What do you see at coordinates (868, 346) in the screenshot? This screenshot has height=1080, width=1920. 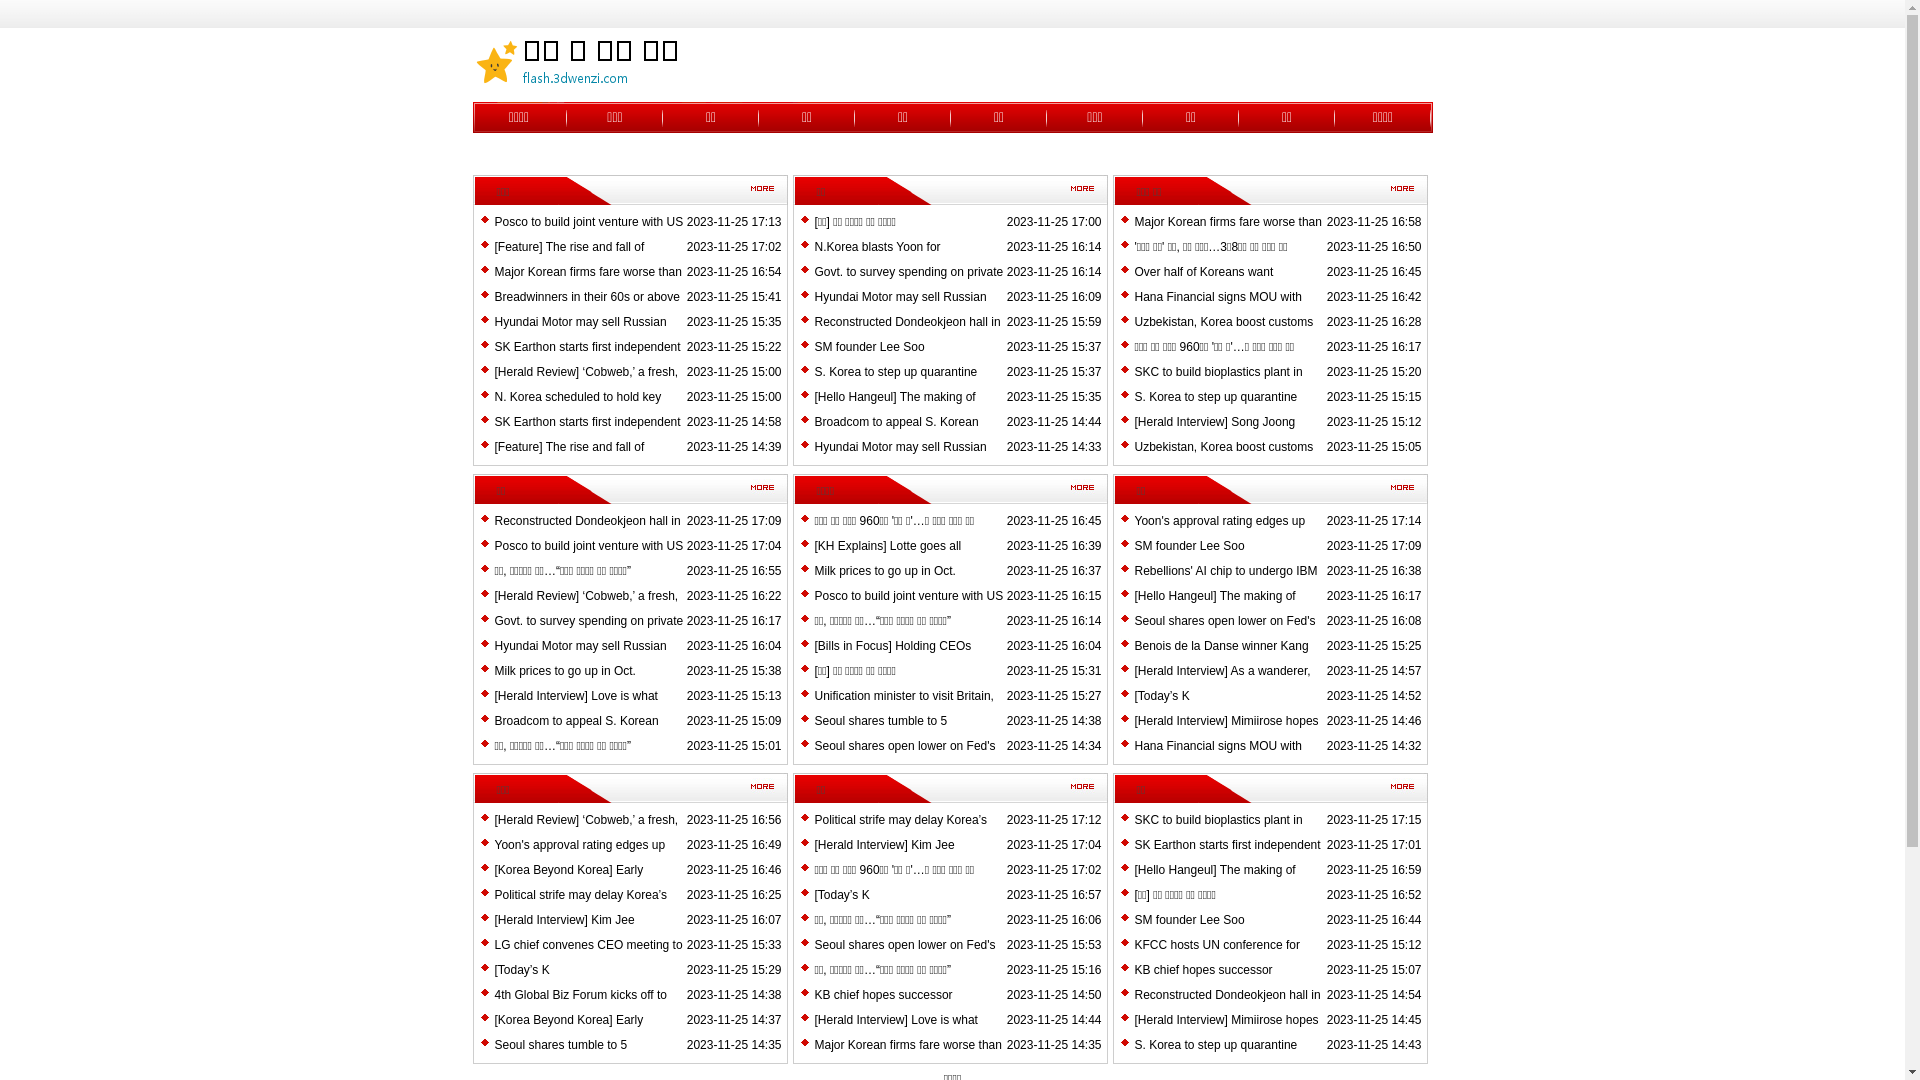 I see `'SM founder Lee Soo'` at bounding box center [868, 346].